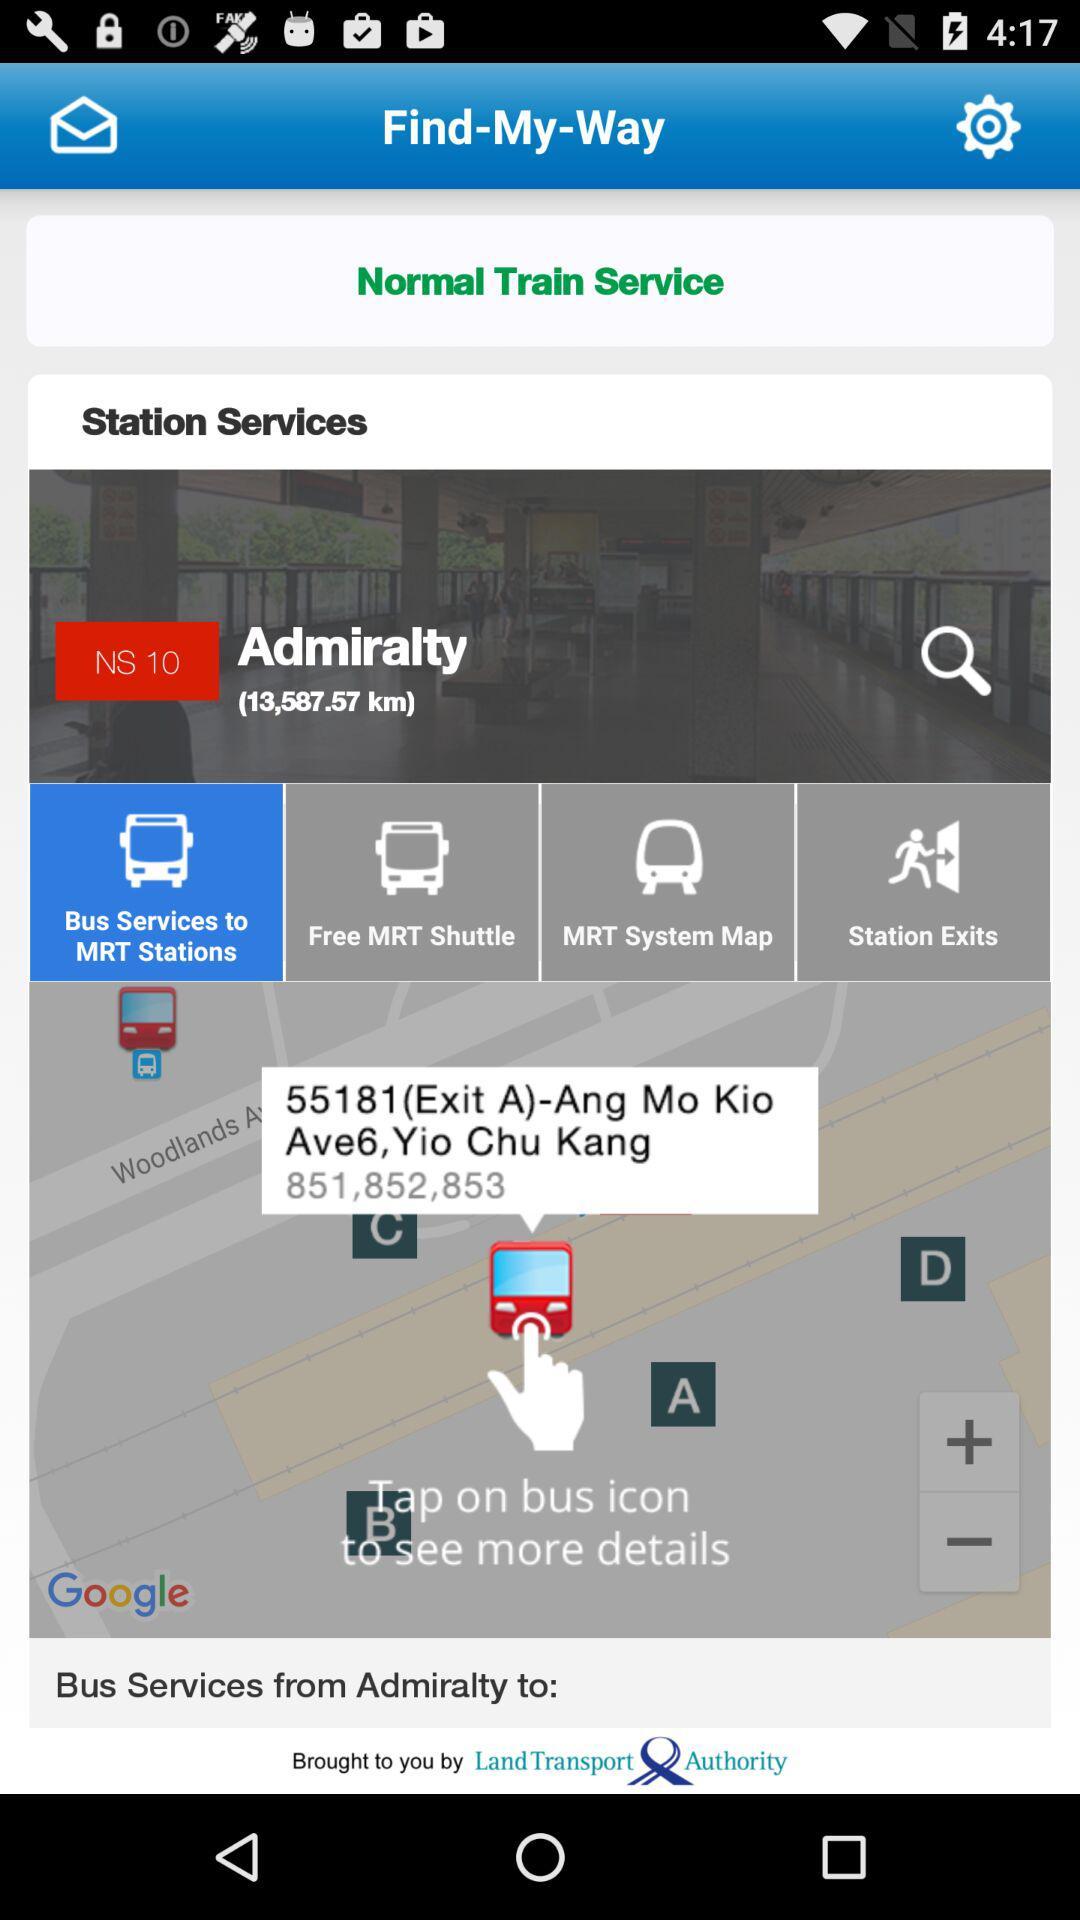  Describe the element at coordinates (968, 1540) in the screenshot. I see `the add icon` at that location.